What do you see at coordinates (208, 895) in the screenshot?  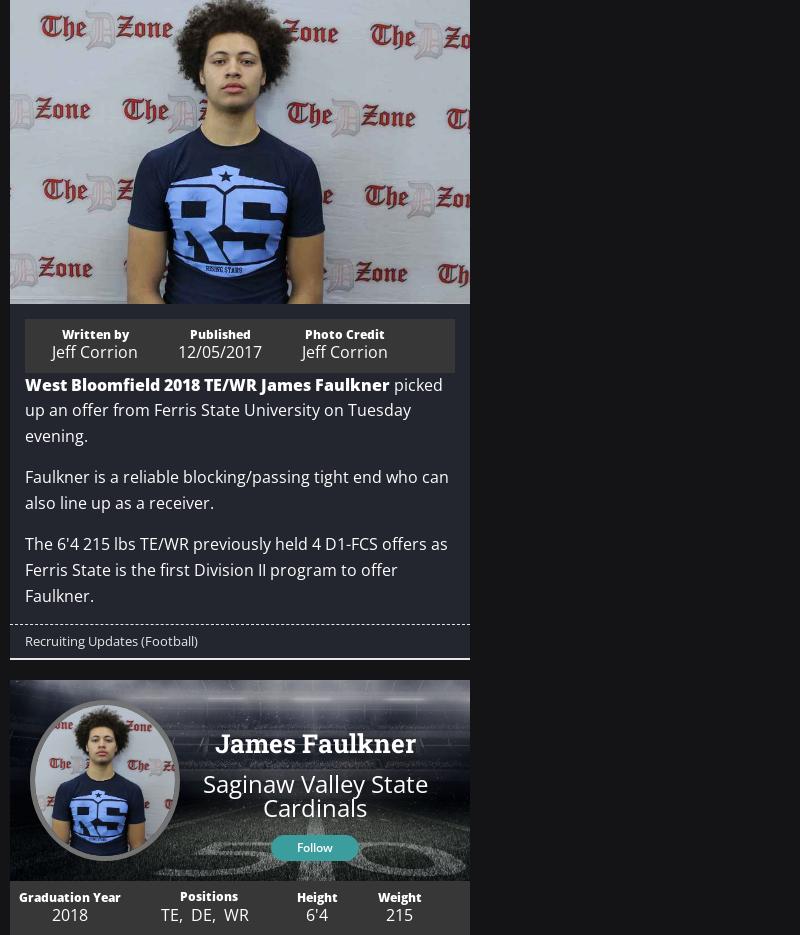 I see `'Positions'` at bounding box center [208, 895].